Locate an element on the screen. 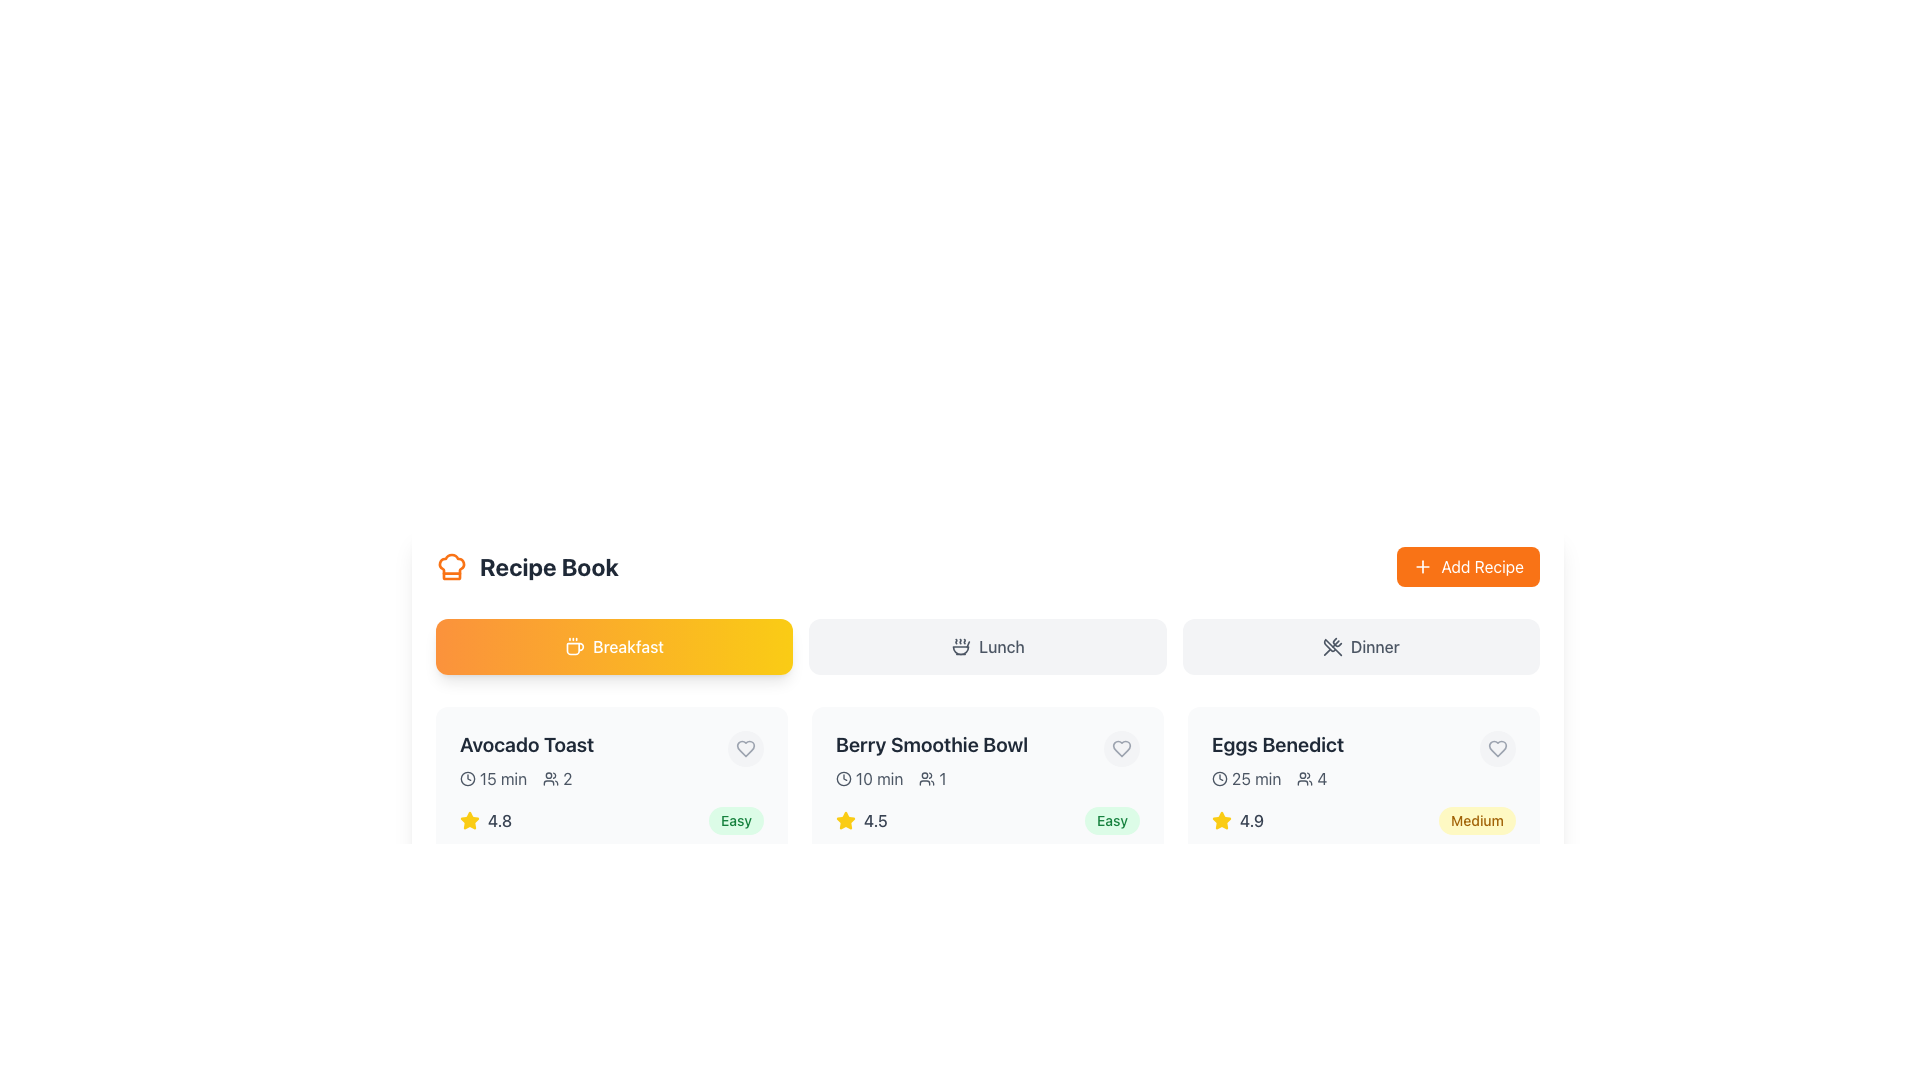 The height and width of the screenshot is (1080, 1920). the numerical rating text label '4.8' that is positioned to the right of the yellow star icon in the rating indicator for the 'Avocado Toast' recipe card in the 'Recipe Book' section is located at coordinates (499, 821).